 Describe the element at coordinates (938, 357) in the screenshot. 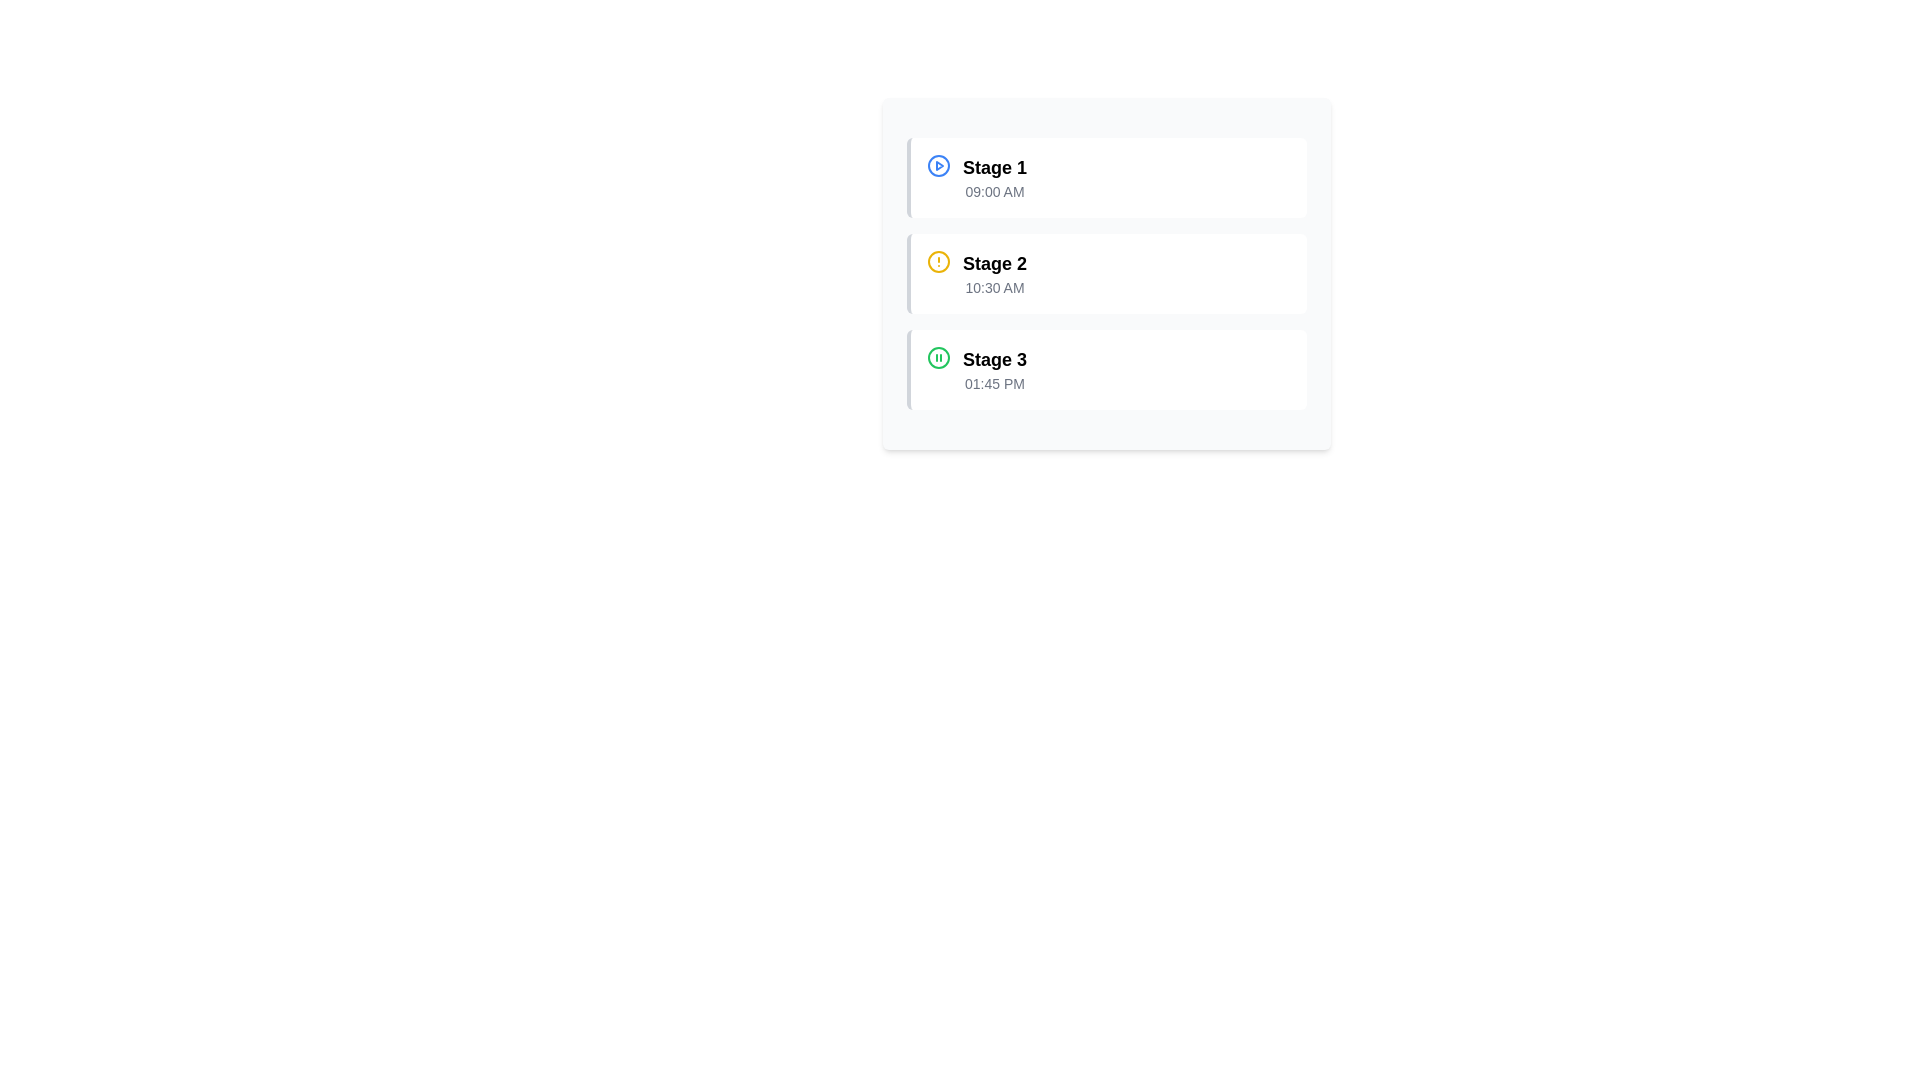

I see `the pause icon located at the top-left corner of the block labeled 'Stage 3', adjacent to the text 'Stage 3' and '01:45 PM'` at that location.